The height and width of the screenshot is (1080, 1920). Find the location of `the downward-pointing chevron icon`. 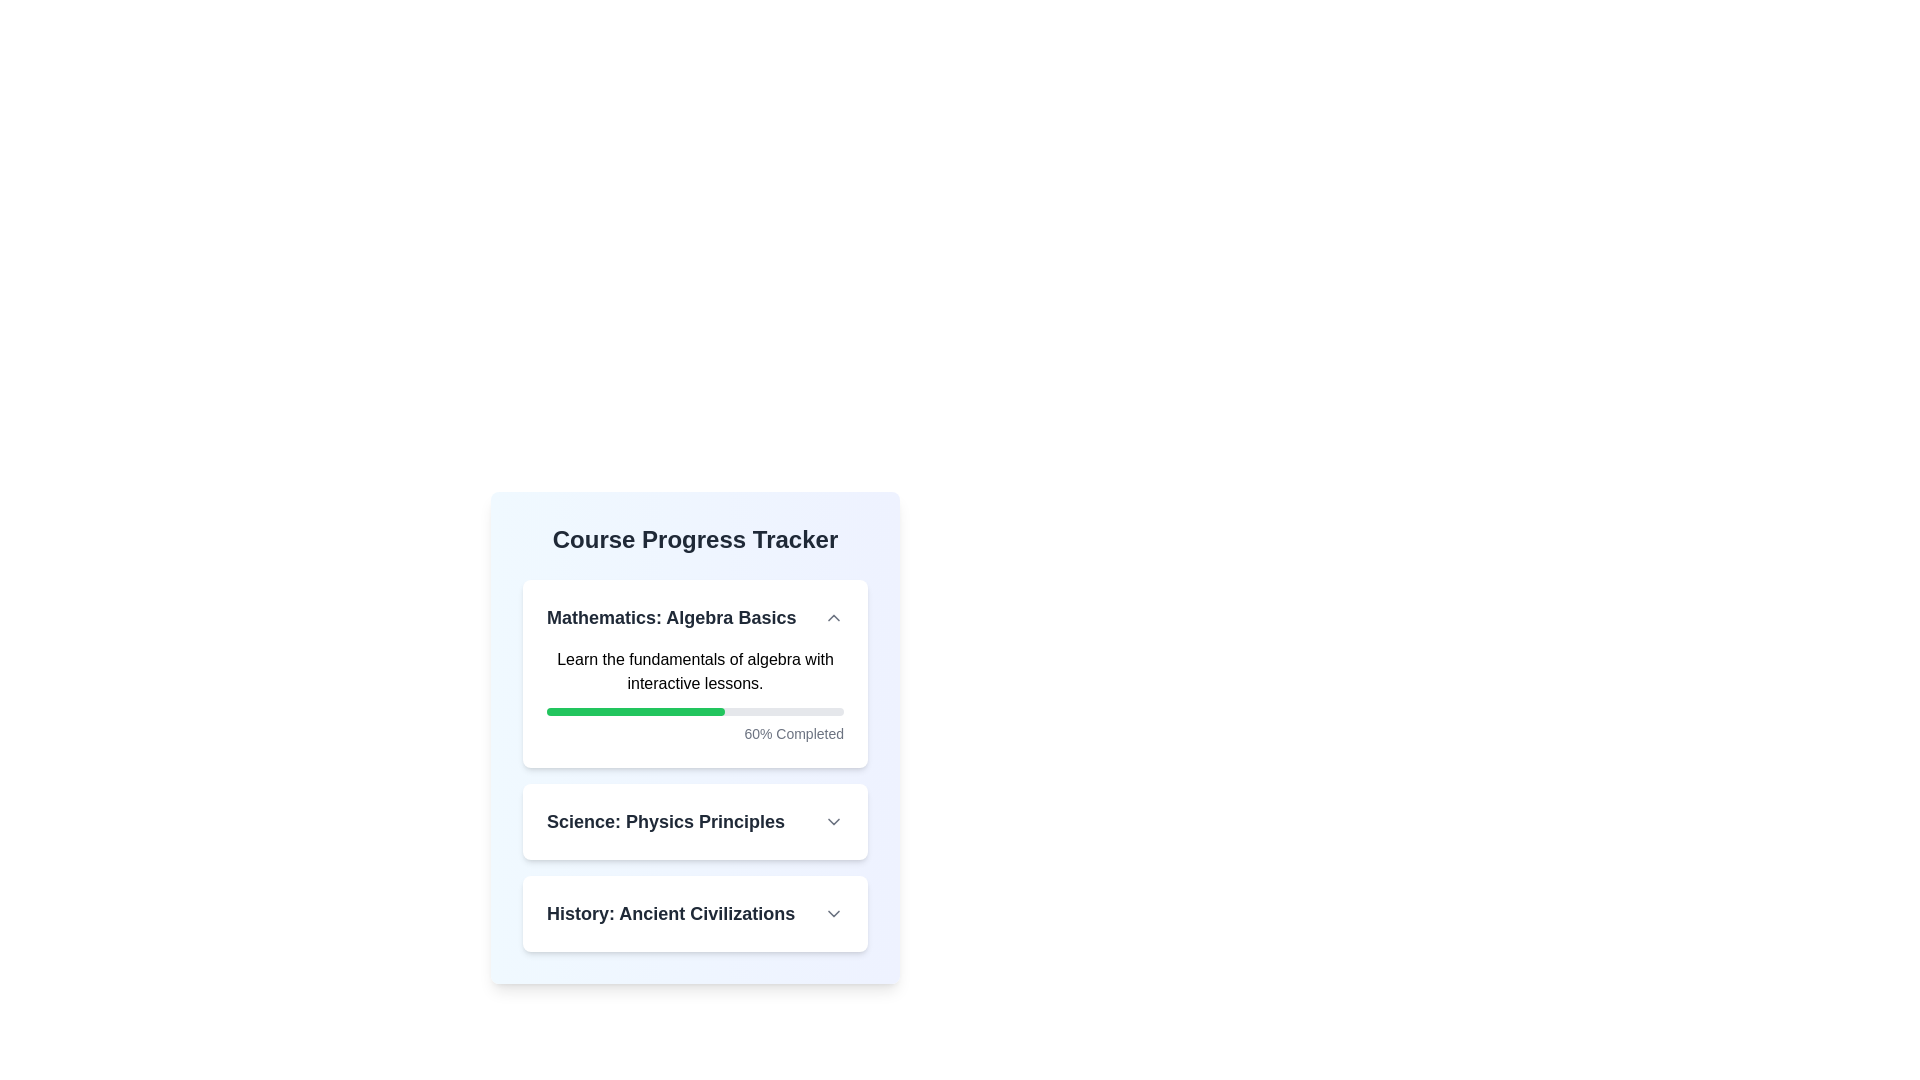

the downward-pointing chevron icon is located at coordinates (834, 821).